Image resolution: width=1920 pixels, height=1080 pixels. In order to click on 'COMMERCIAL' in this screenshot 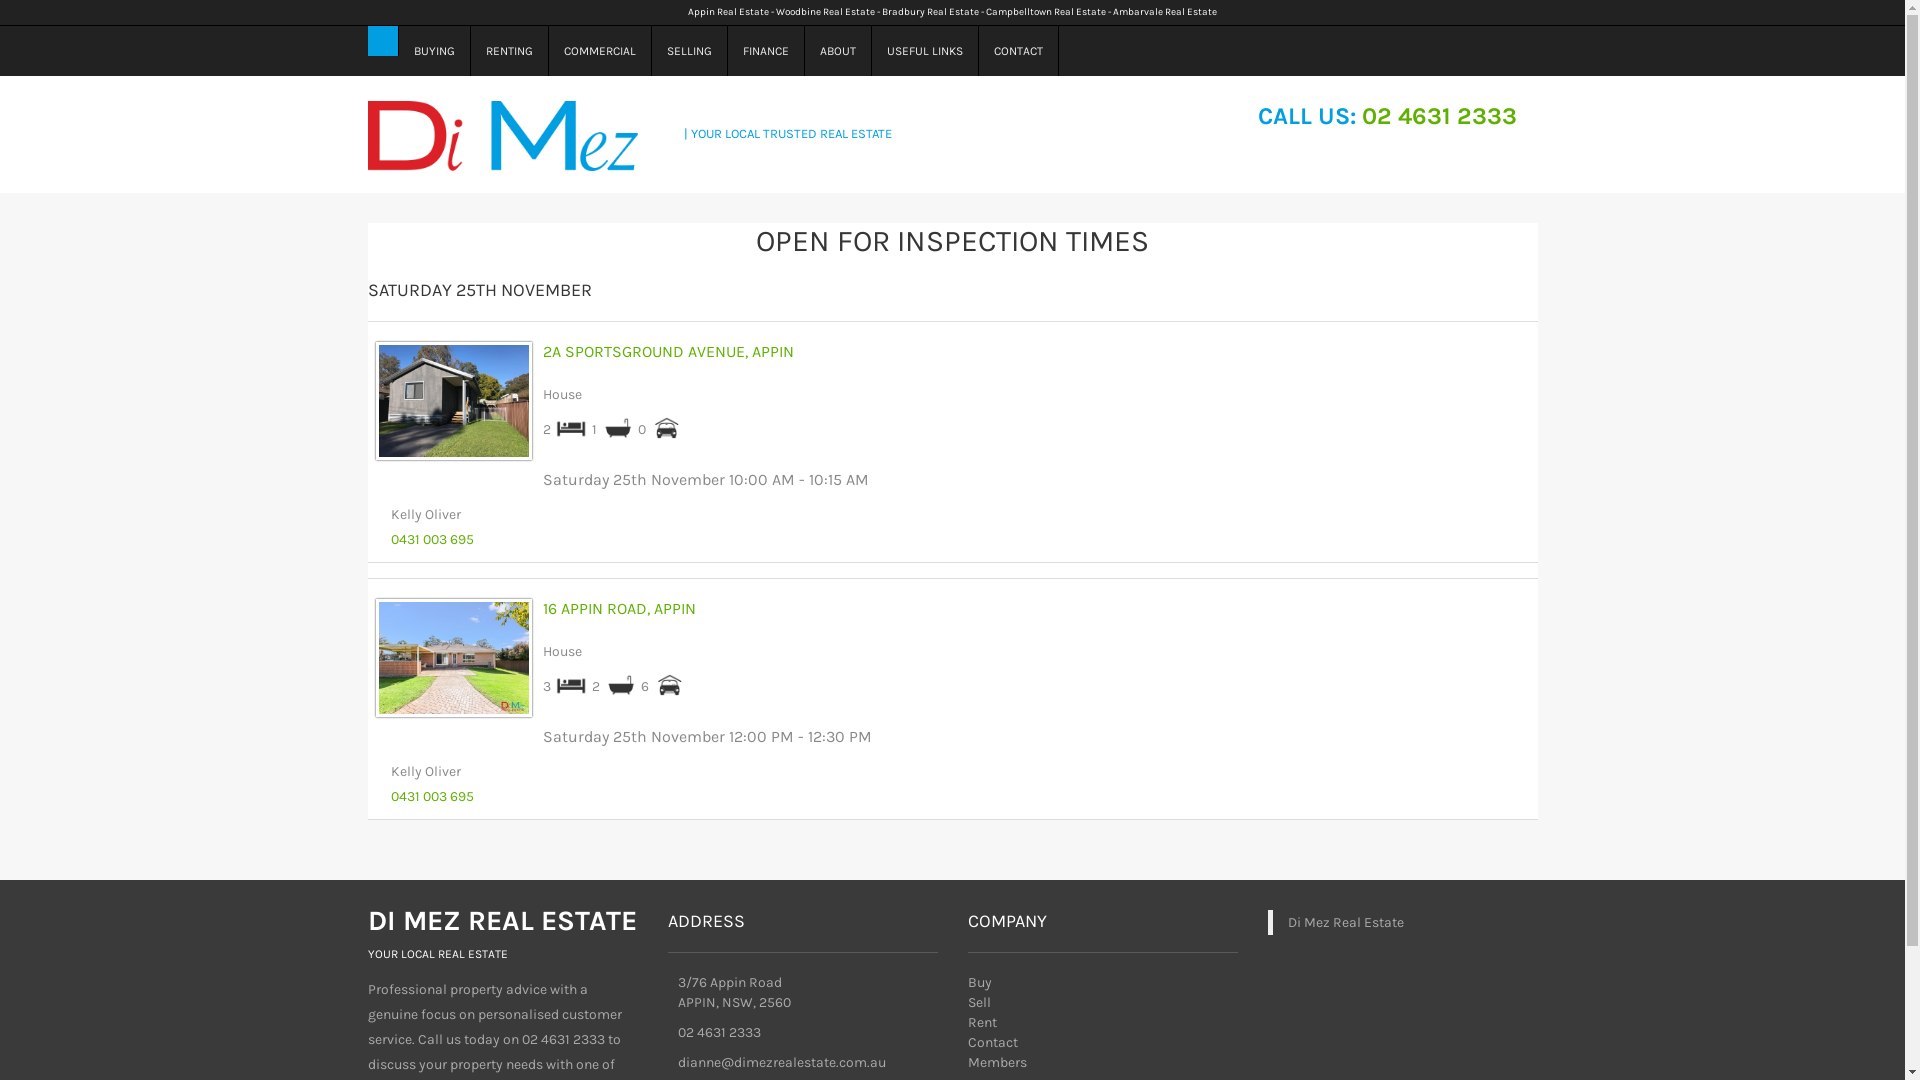, I will do `click(547, 49)`.